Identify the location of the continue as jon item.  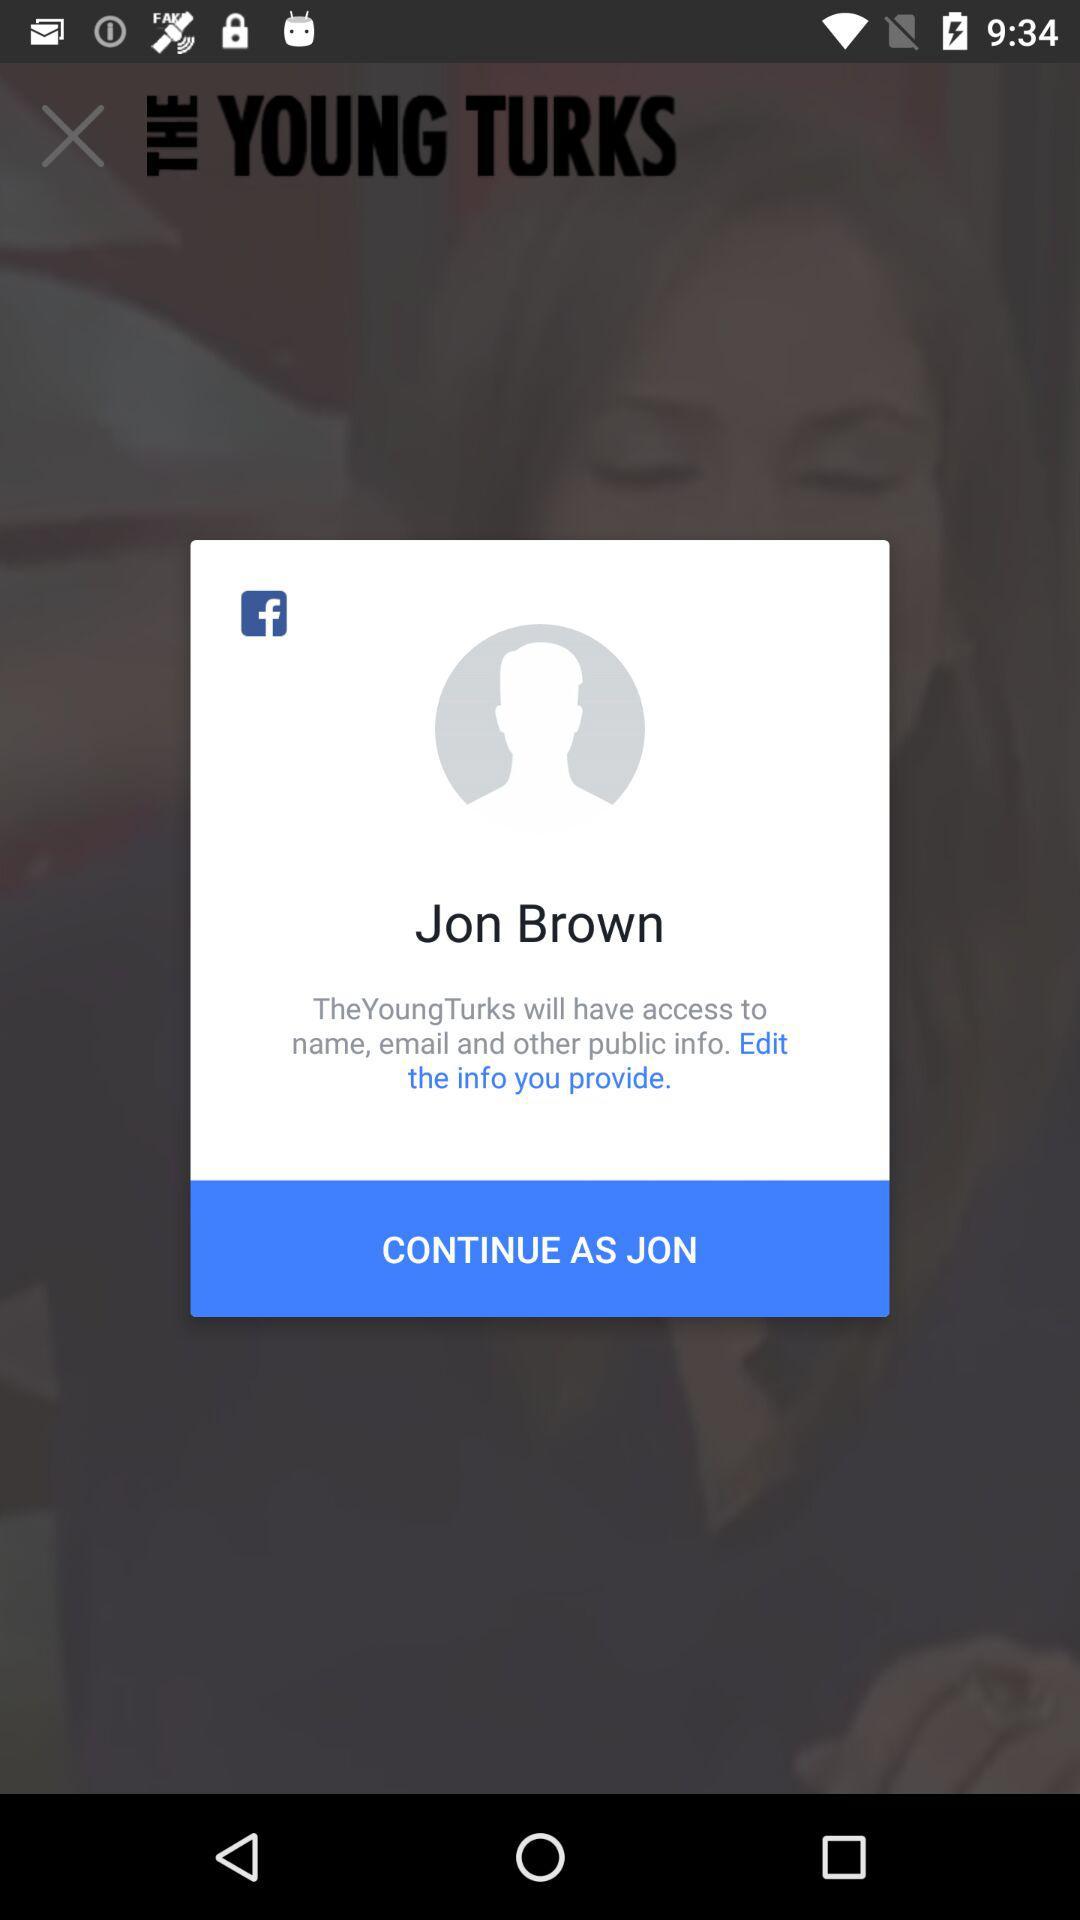
(540, 1247).